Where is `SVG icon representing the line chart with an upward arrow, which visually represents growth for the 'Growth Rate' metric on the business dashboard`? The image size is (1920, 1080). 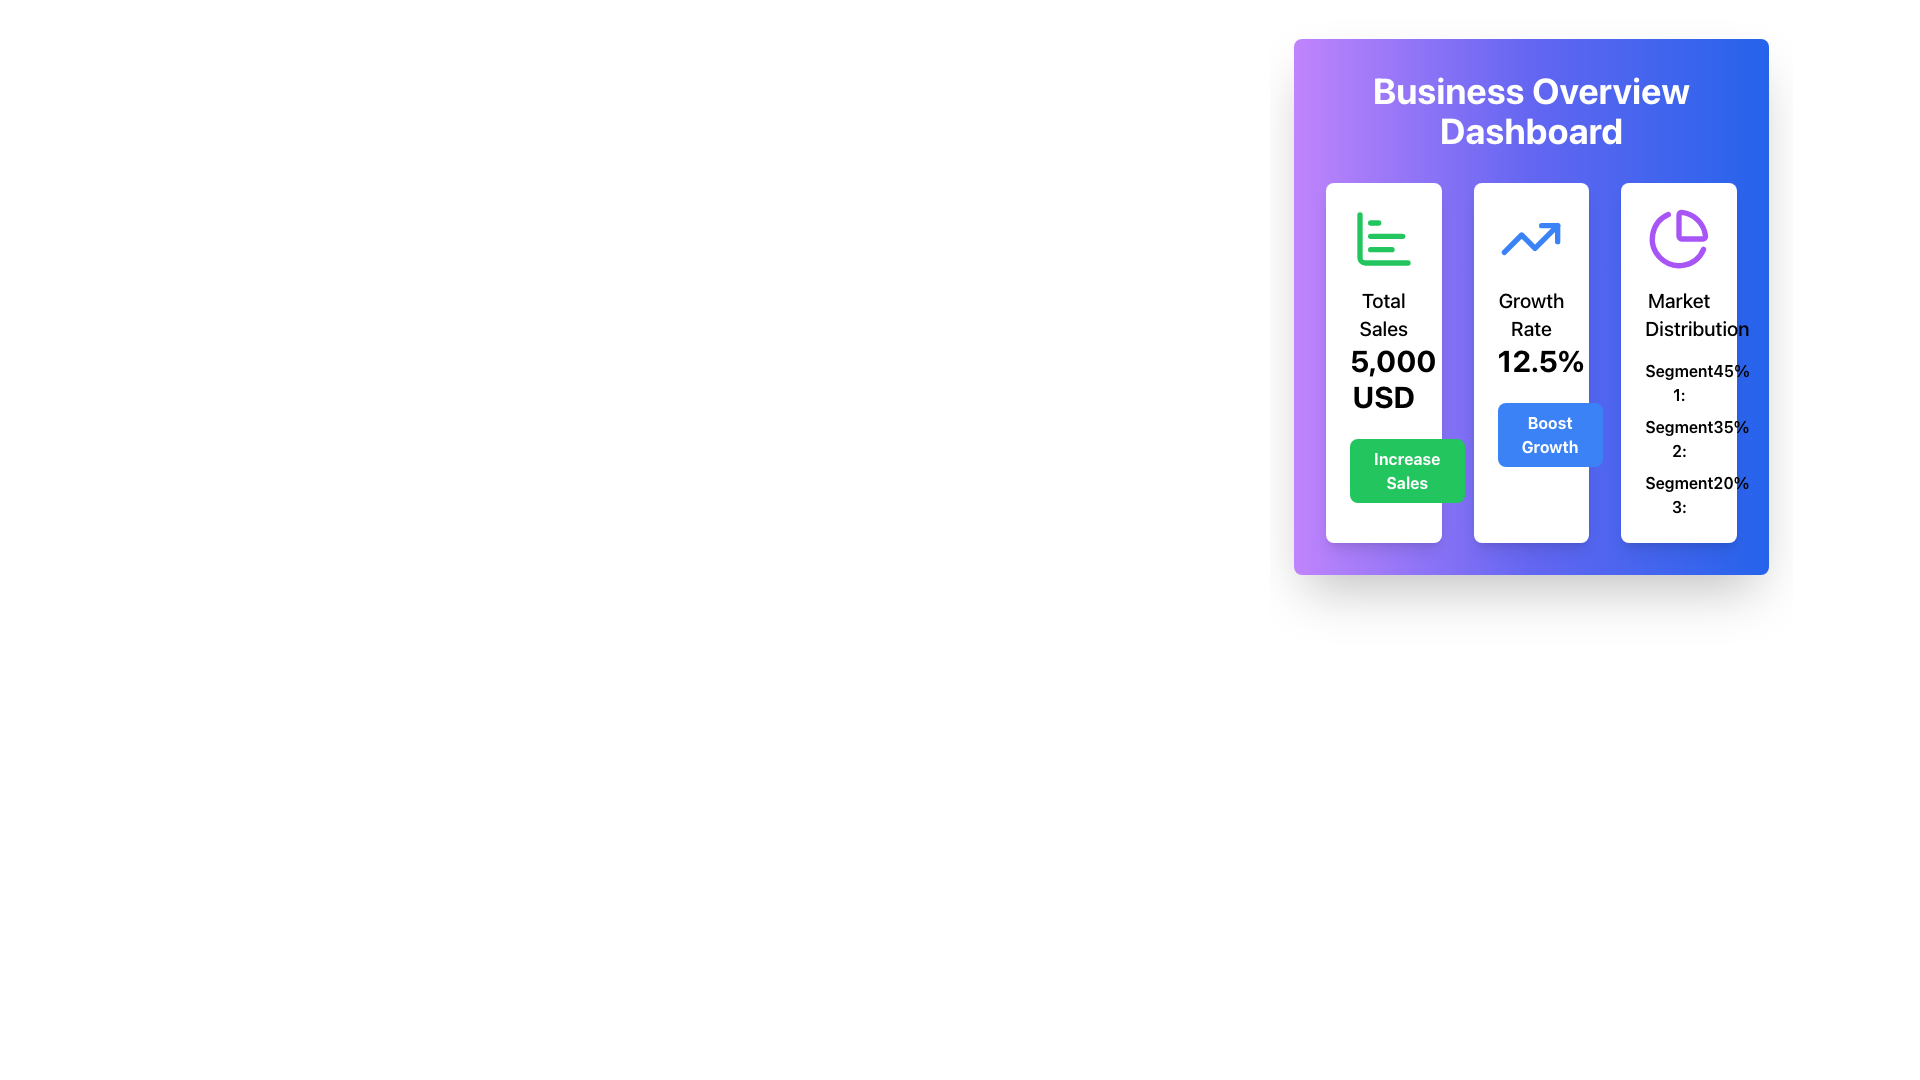
SVG icon representing the line chart with an upward arrow, which visually represents growth for the 'Growth Rate' metric on the business dashboard is located at coordinates (1530, 238).